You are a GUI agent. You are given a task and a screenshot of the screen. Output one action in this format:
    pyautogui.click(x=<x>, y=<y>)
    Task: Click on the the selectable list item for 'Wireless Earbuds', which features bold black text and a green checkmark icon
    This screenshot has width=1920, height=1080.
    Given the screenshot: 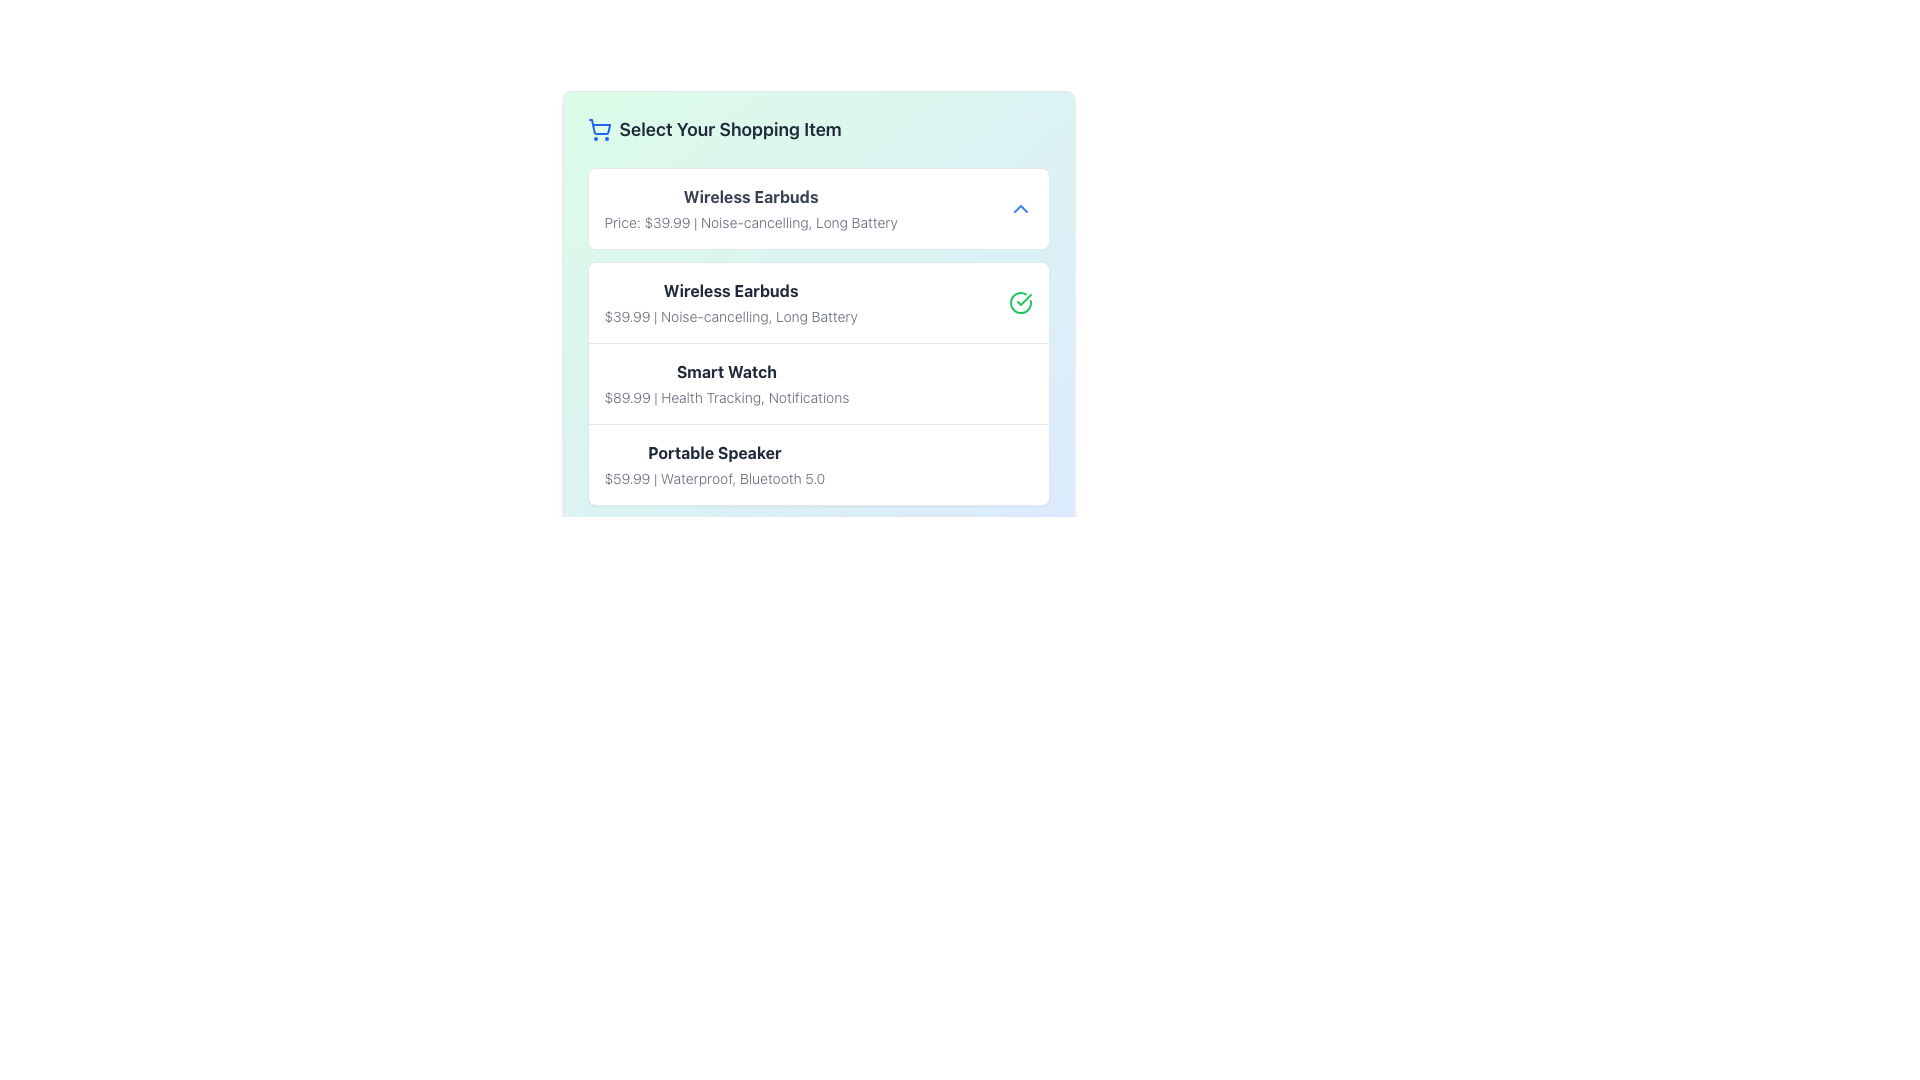 What is the action you would take?
    pyautogui.click(x=818, y=303)
    